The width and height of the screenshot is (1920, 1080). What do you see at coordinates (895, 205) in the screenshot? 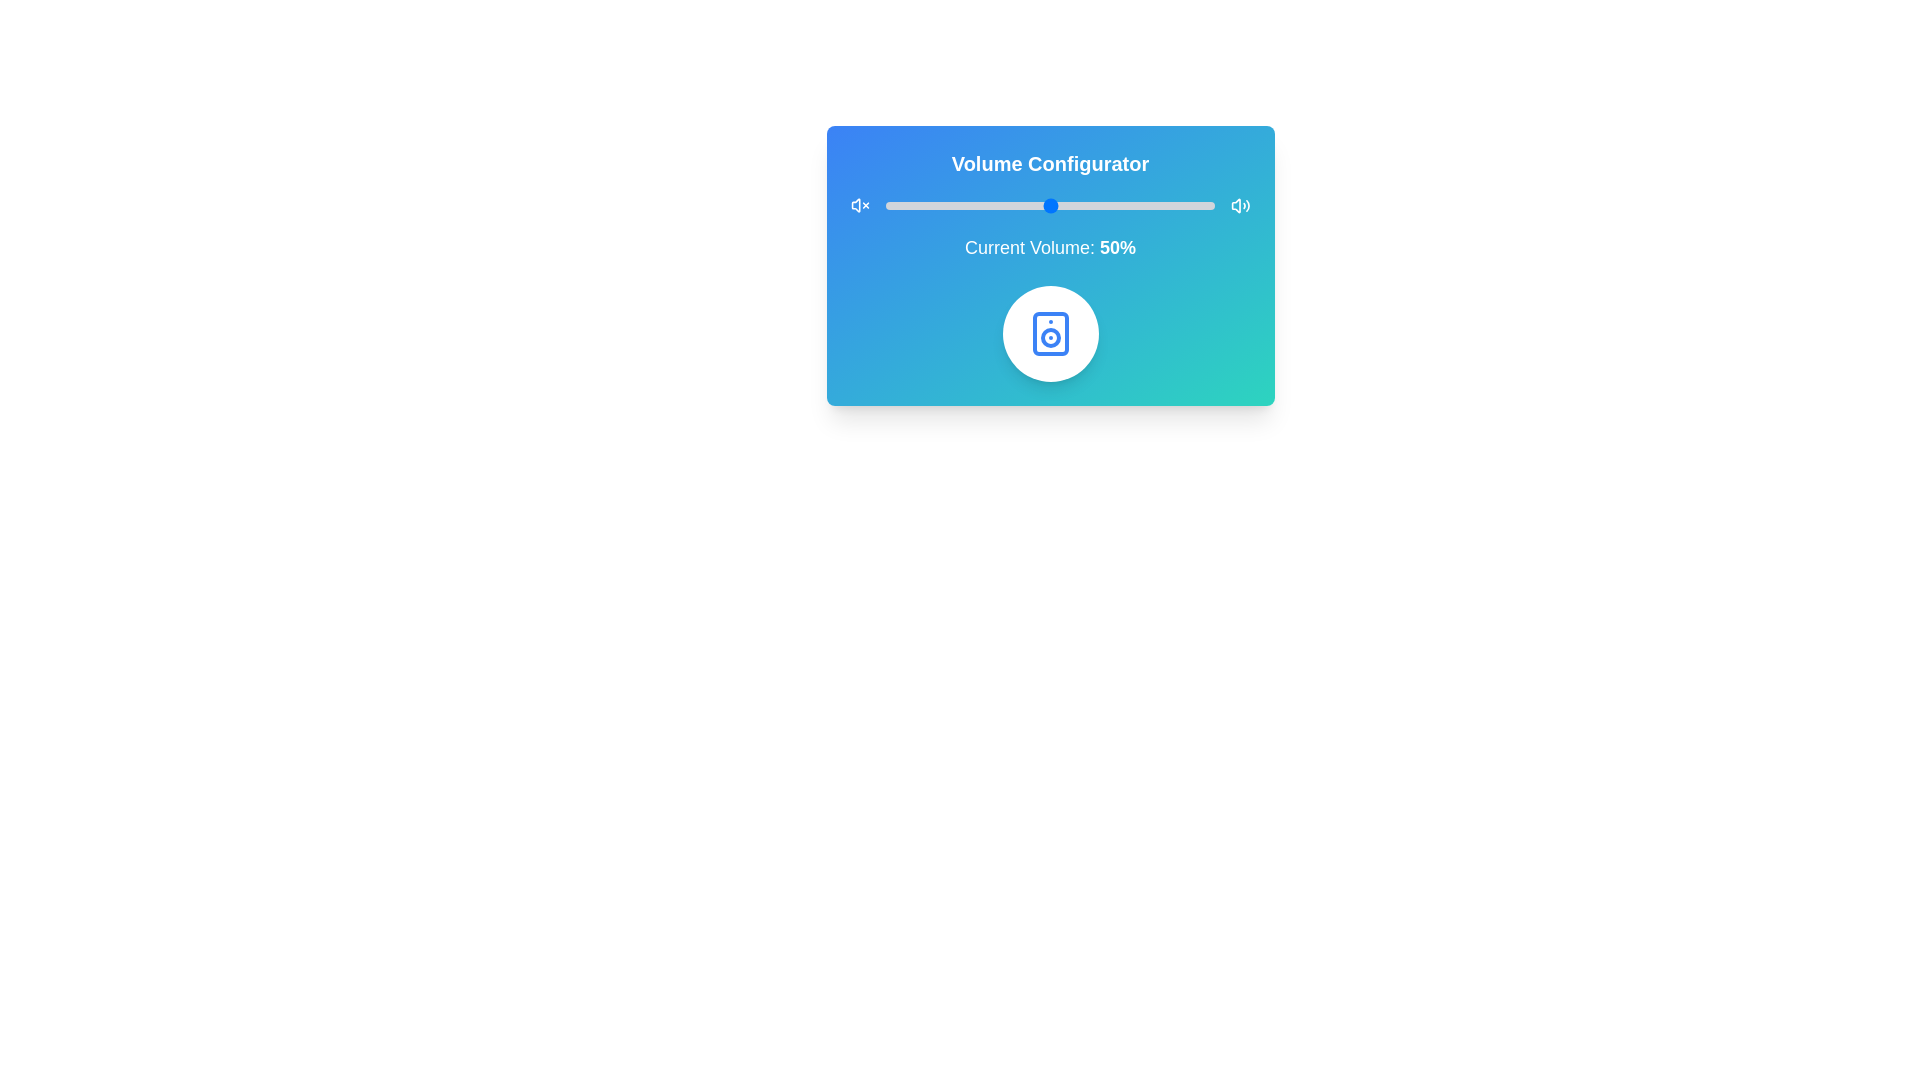
I see `the volume slider to set the volume to 3%` at bounding box center [895, 205].